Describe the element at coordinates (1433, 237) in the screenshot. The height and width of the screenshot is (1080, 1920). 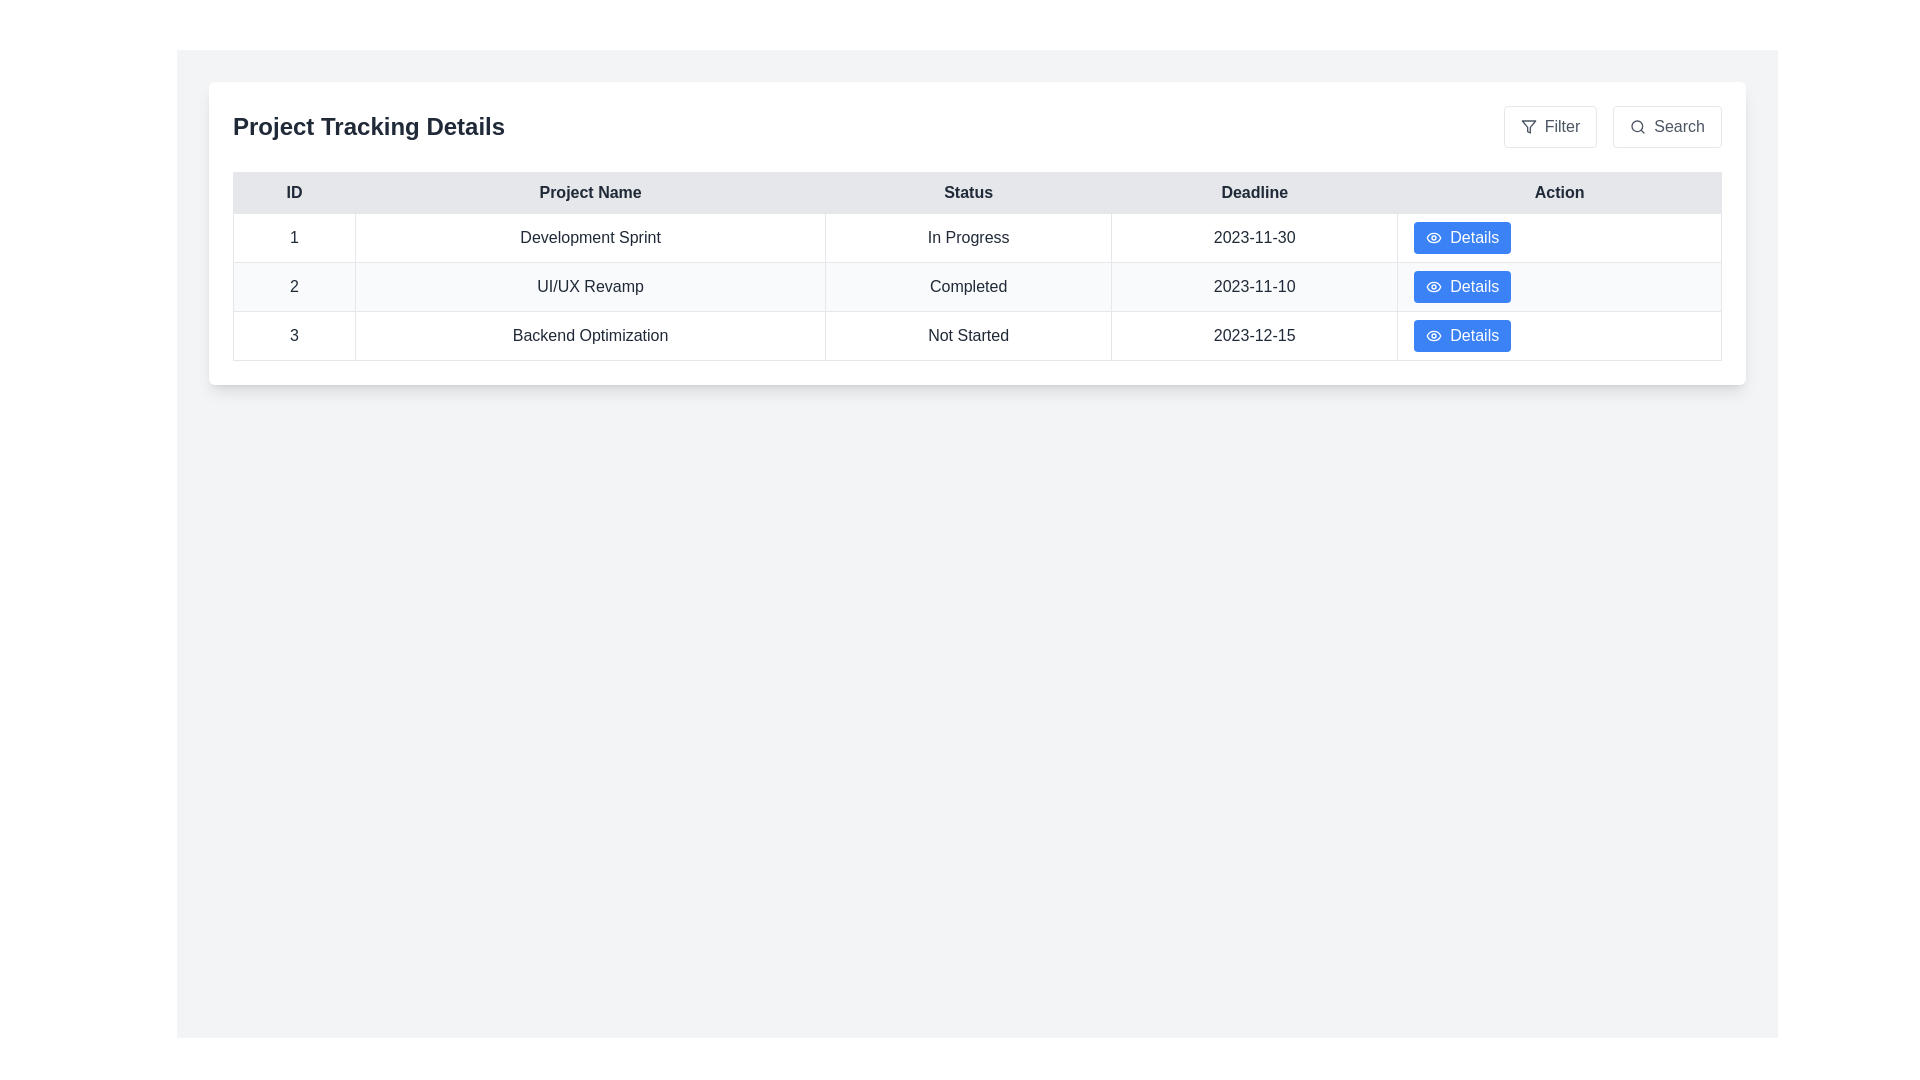
I see `the eye-shaped icon within the 'Details' button located in the first row of the 'Action' column for the 'Development Sprint' item` at that location.